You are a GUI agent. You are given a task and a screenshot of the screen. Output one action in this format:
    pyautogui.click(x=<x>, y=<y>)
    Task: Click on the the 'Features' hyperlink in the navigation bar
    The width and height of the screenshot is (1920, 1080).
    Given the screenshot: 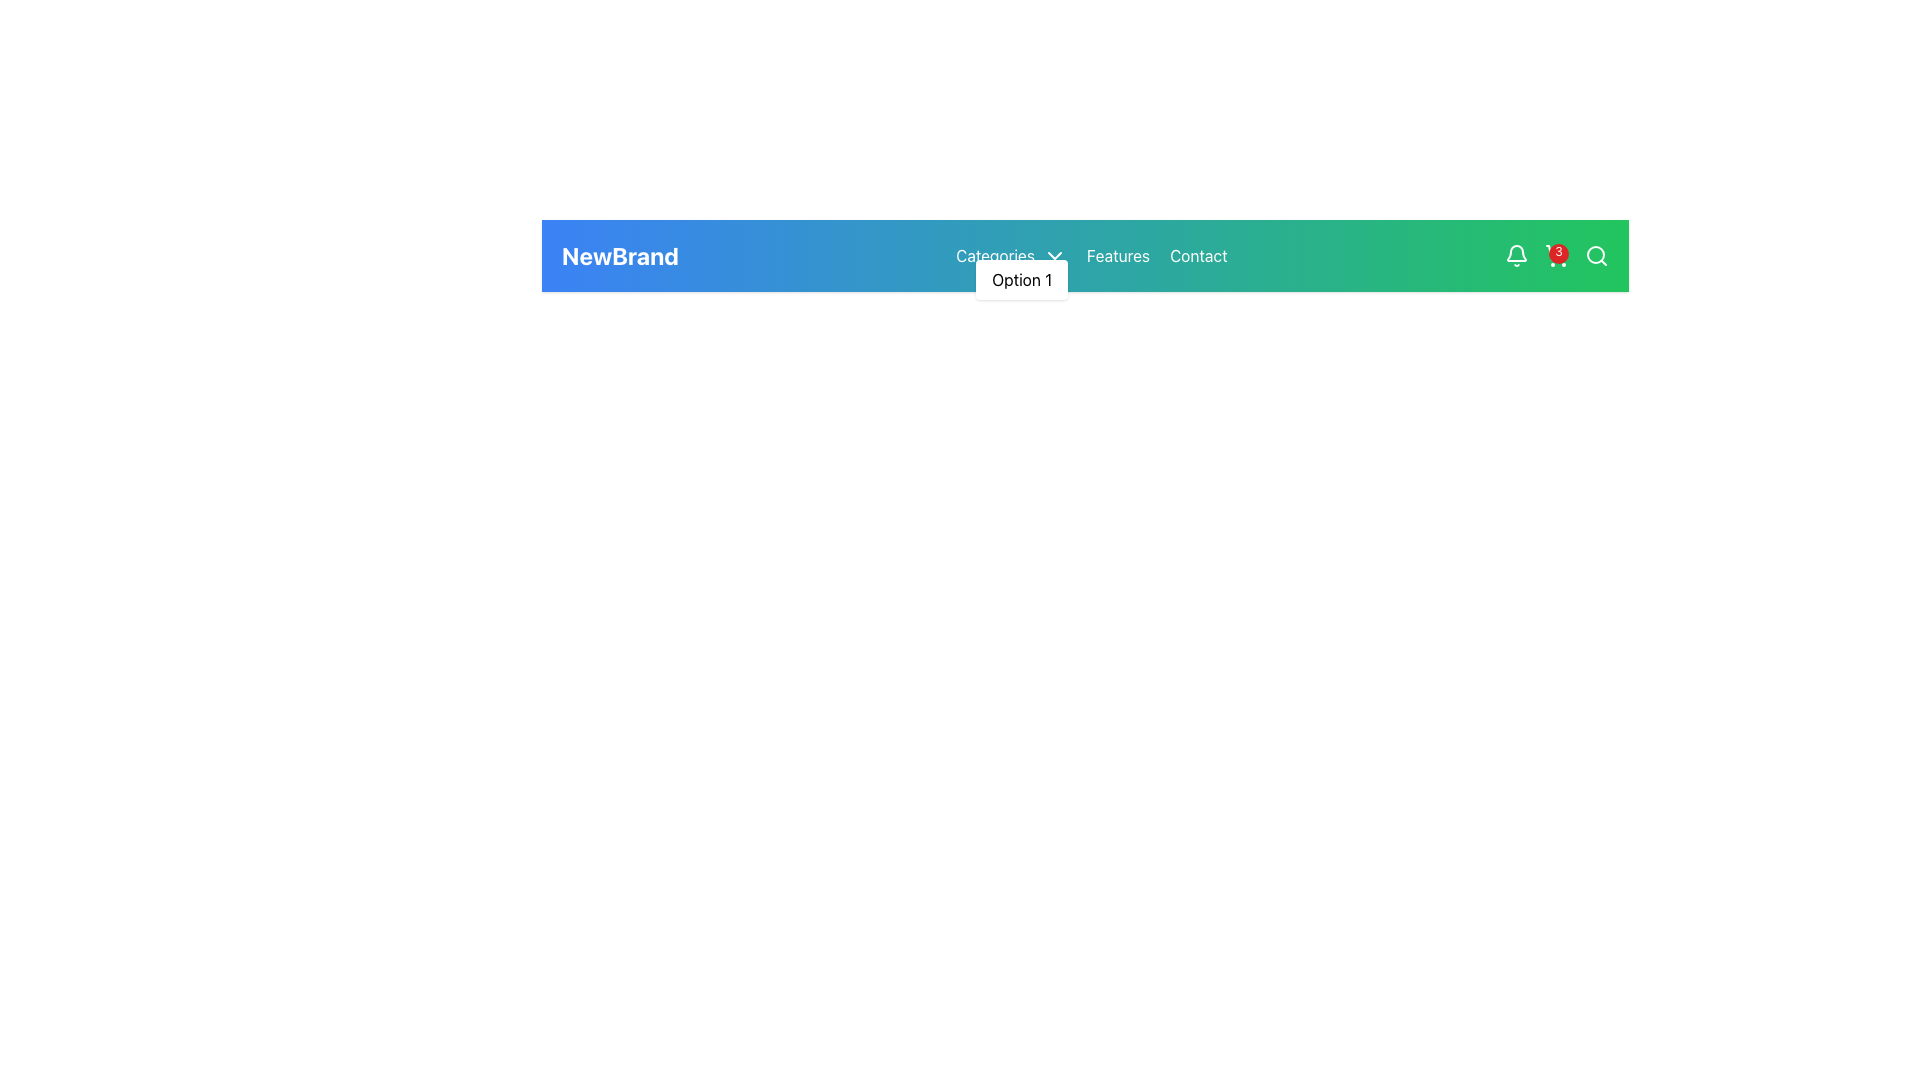 What is the action you would take?
    pyautogui.click(x=1117, y=254)
    